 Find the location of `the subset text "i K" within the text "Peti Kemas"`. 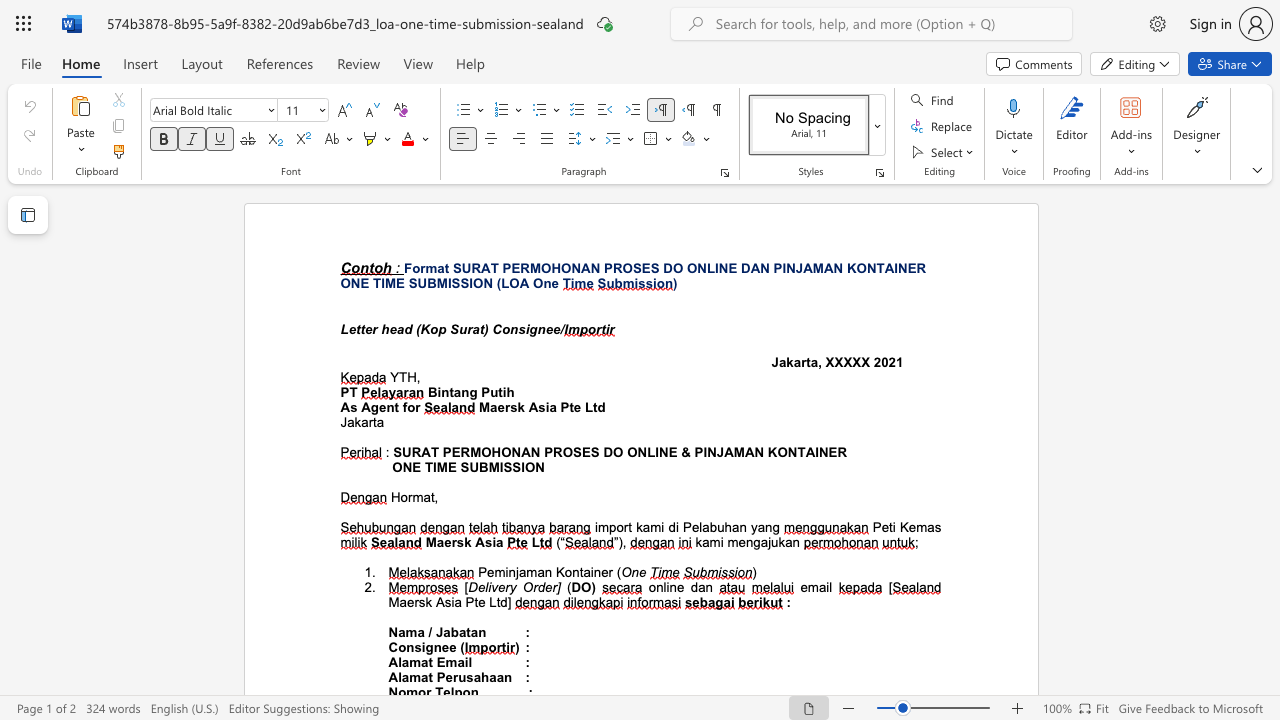

the subset text "i K" within the text "Peti Kemas" is located at coordinates (891, 526).